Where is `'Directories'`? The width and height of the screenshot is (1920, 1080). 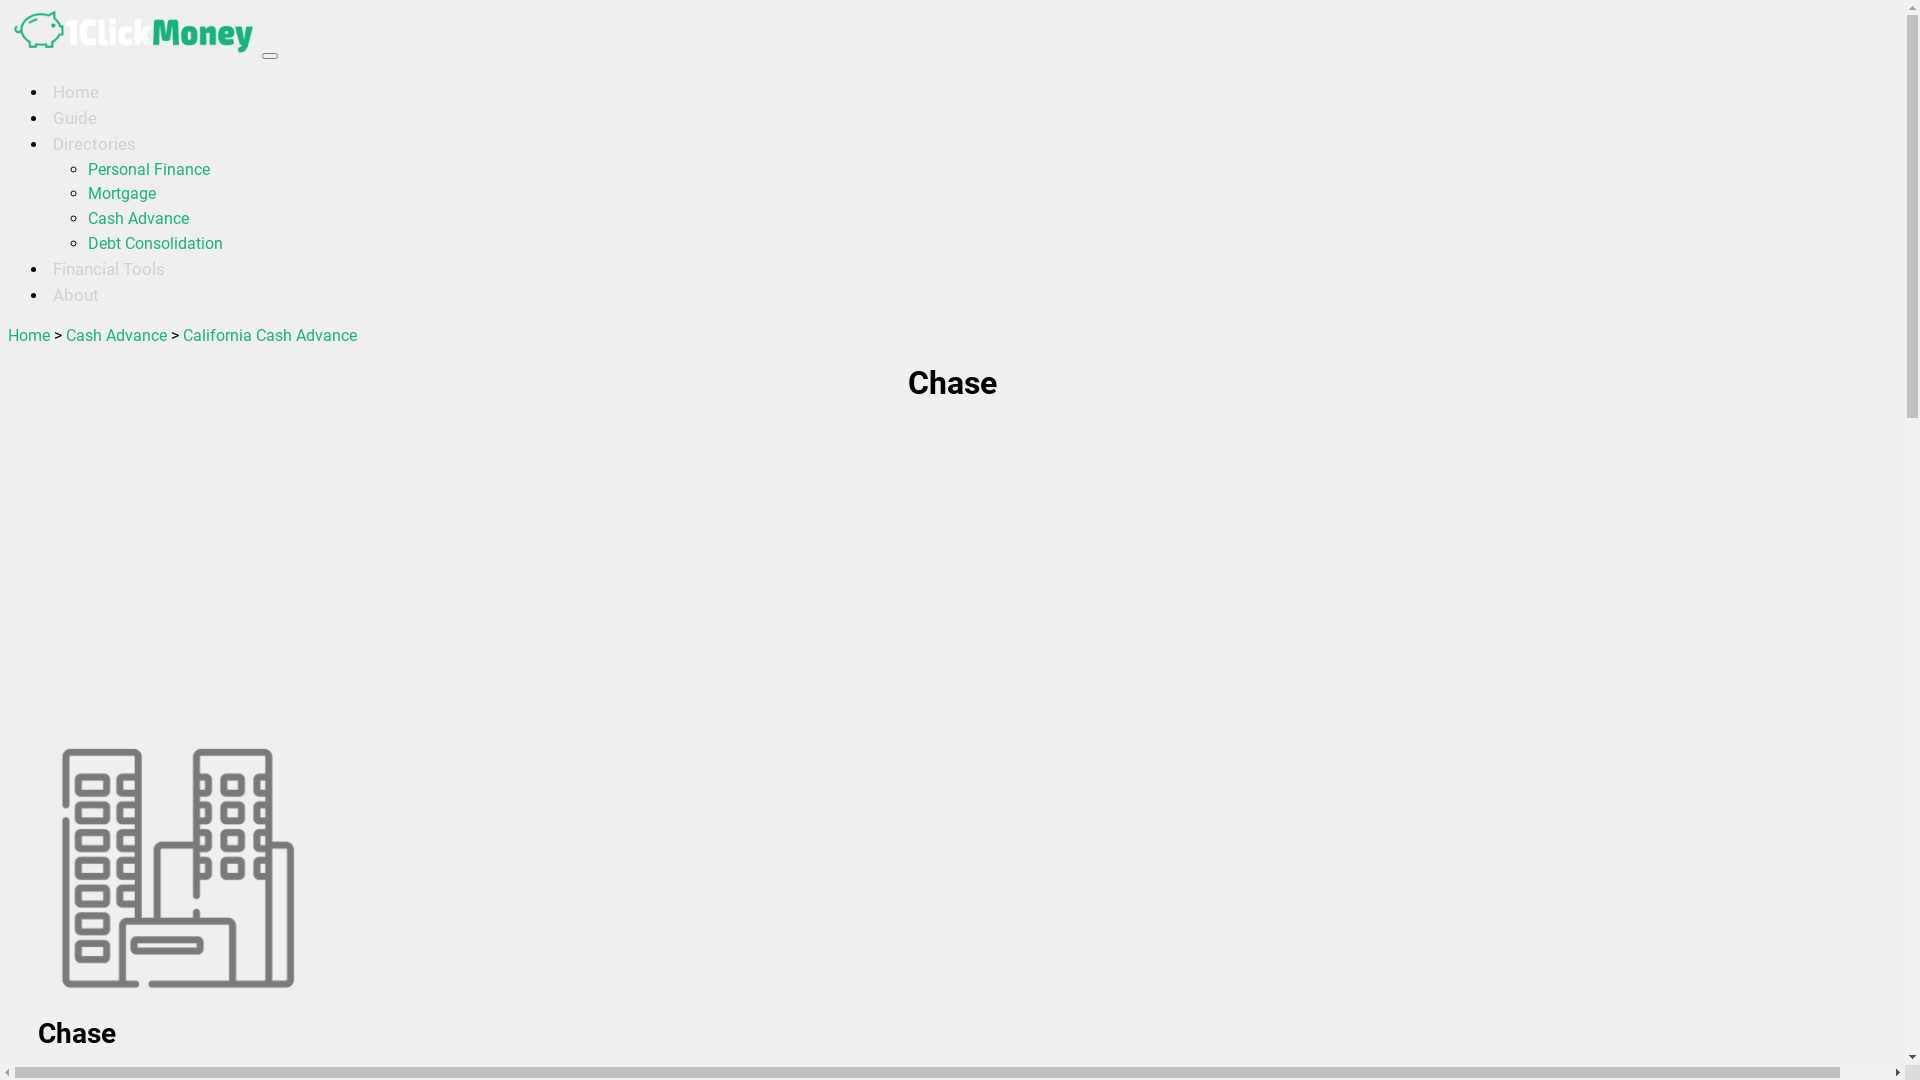 'Directories' is located at coordinates (93, 142).